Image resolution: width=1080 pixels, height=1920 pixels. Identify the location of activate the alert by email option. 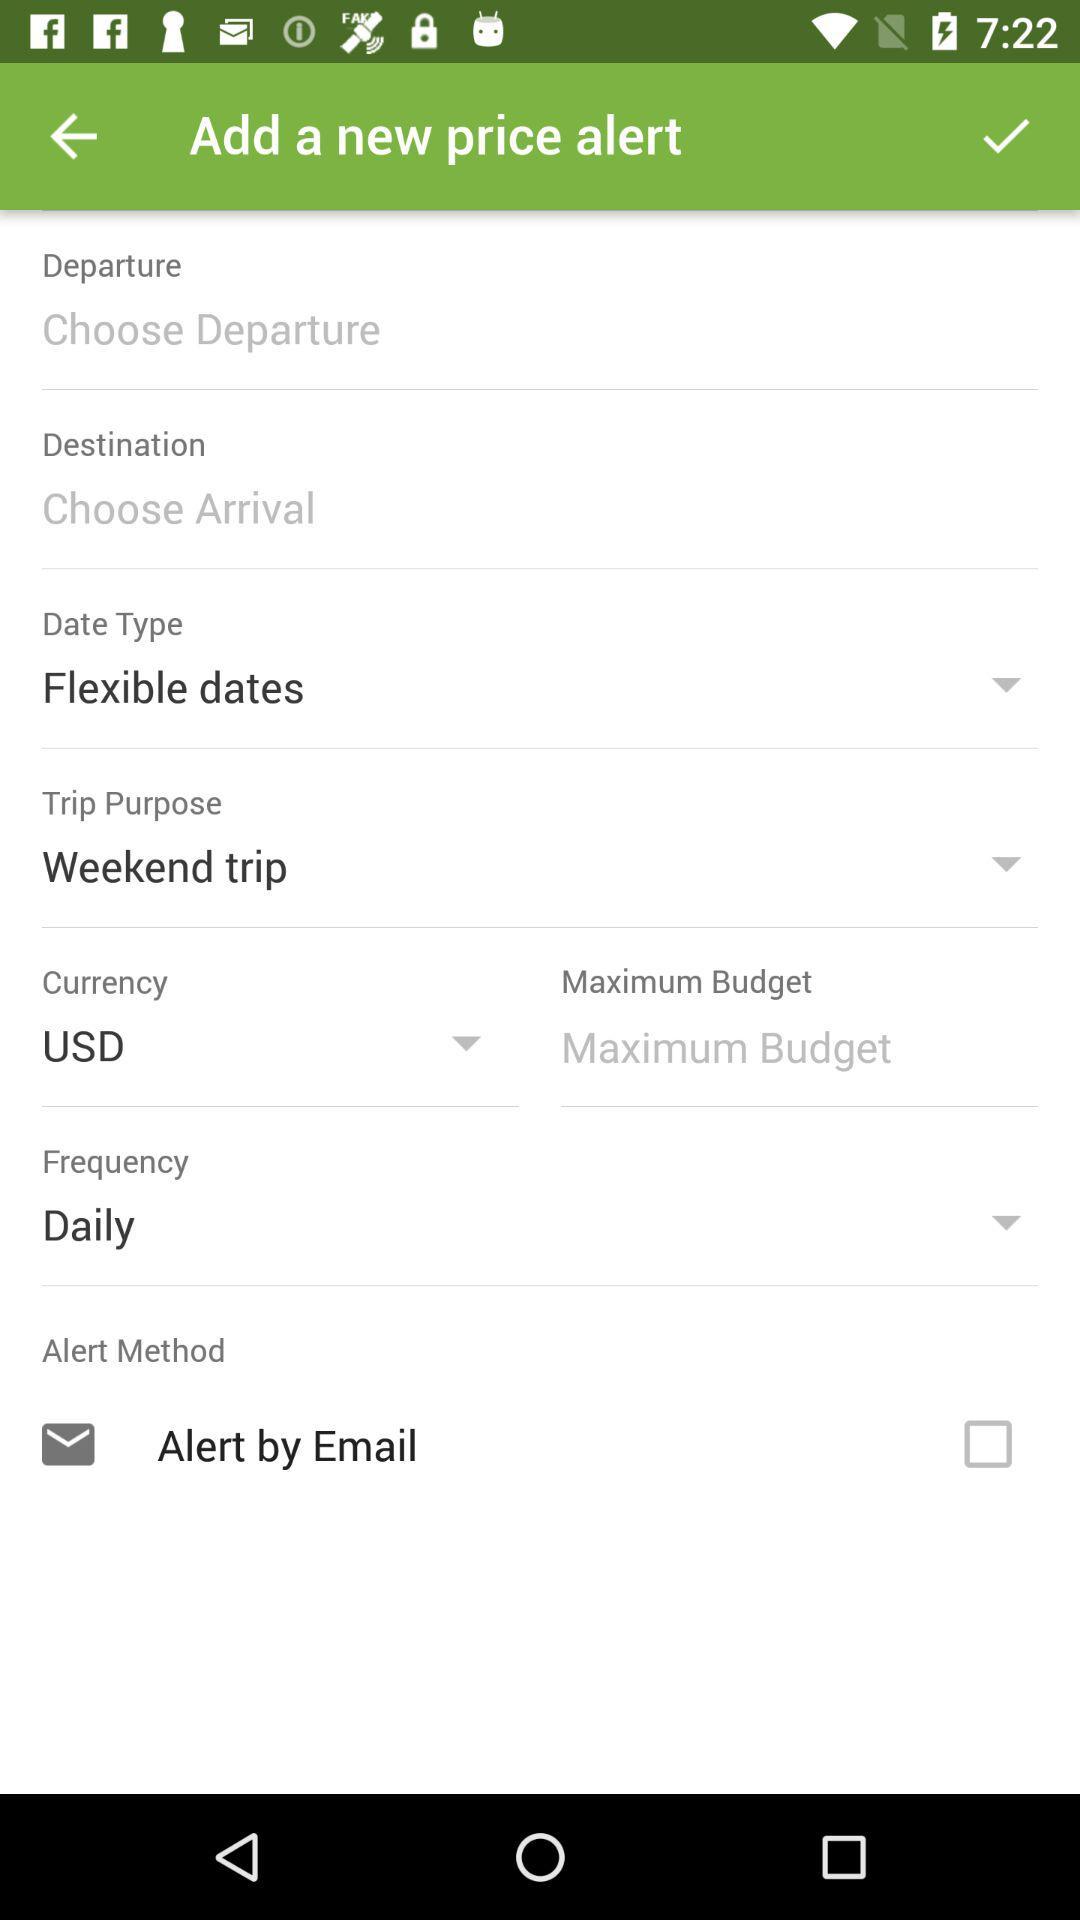
(987, 1444).